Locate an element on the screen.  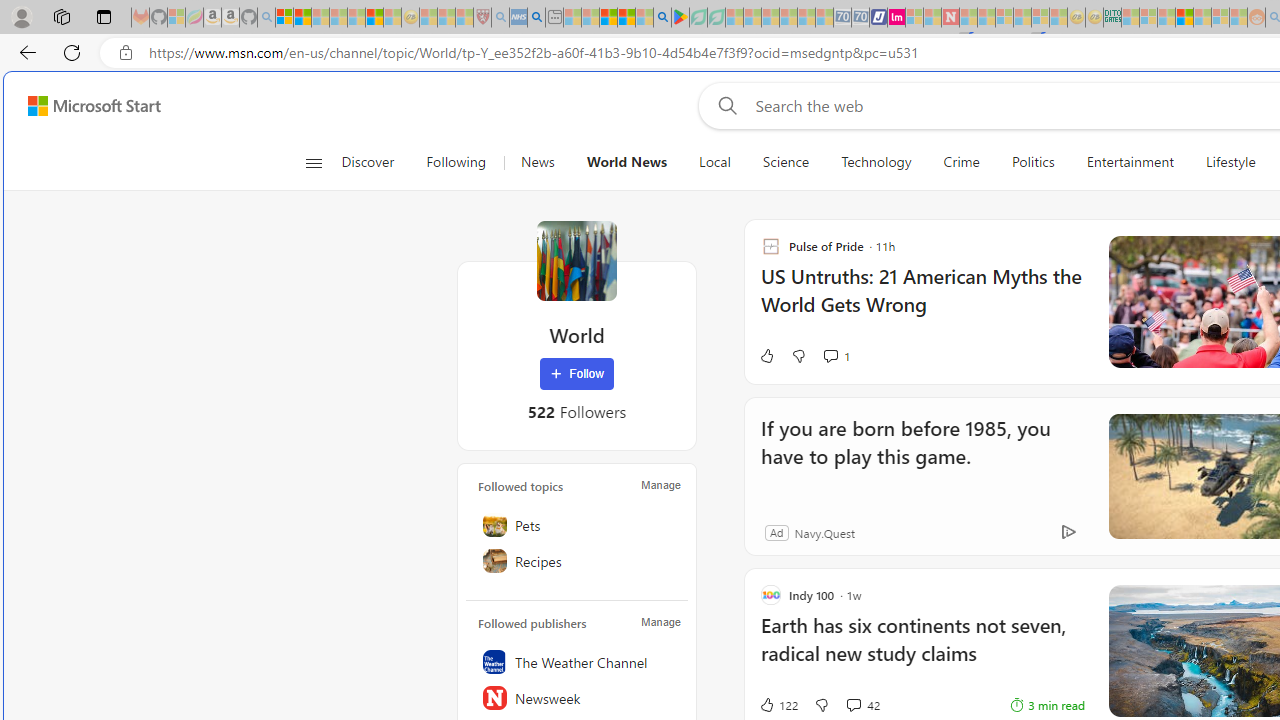
'122 Like' is located at coordinates (777, 703).